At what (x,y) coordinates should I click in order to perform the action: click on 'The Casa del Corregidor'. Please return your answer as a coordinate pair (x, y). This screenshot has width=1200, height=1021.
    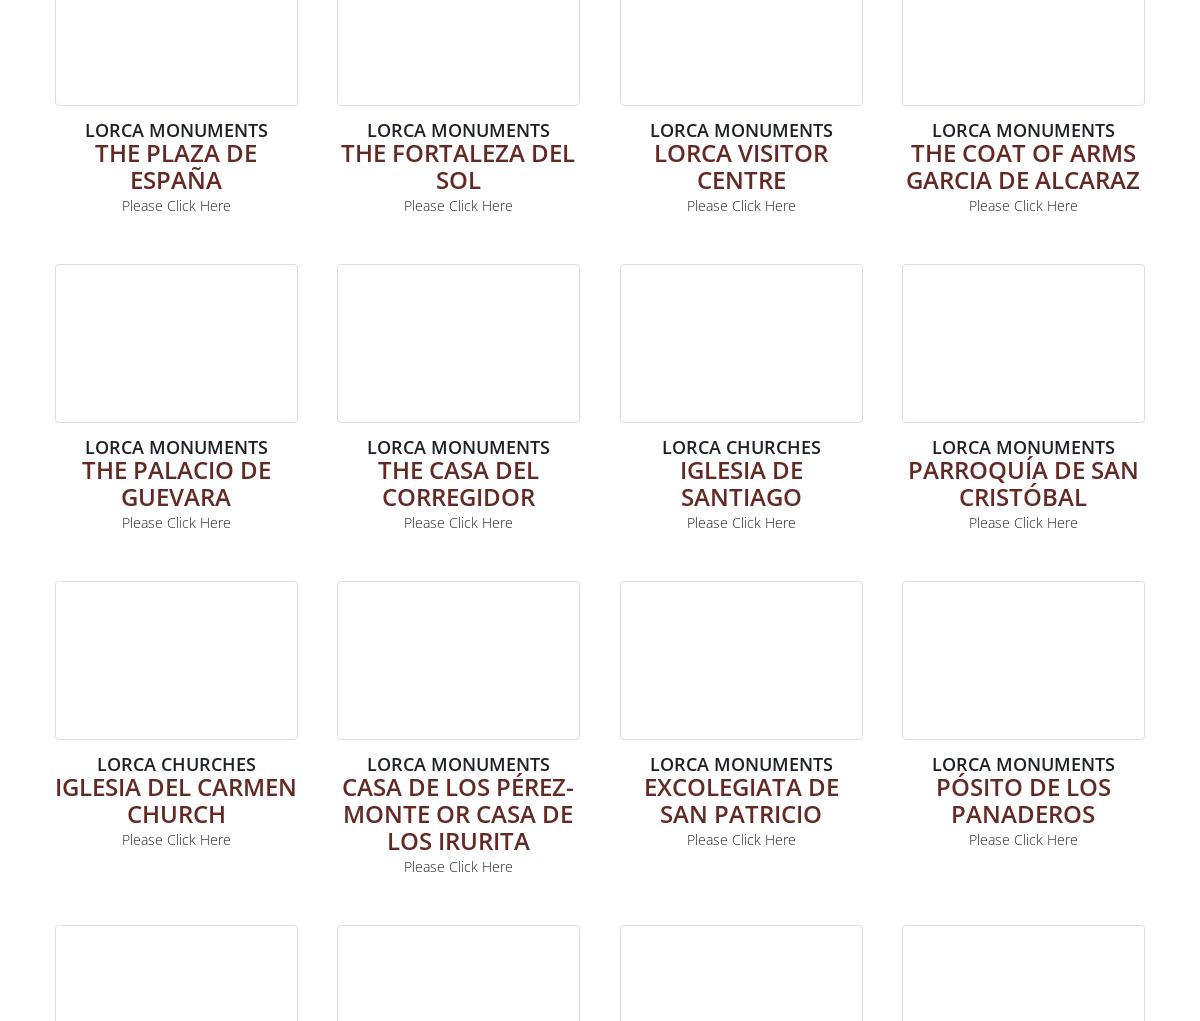
    Looking at the image, I should click on (456, 481).